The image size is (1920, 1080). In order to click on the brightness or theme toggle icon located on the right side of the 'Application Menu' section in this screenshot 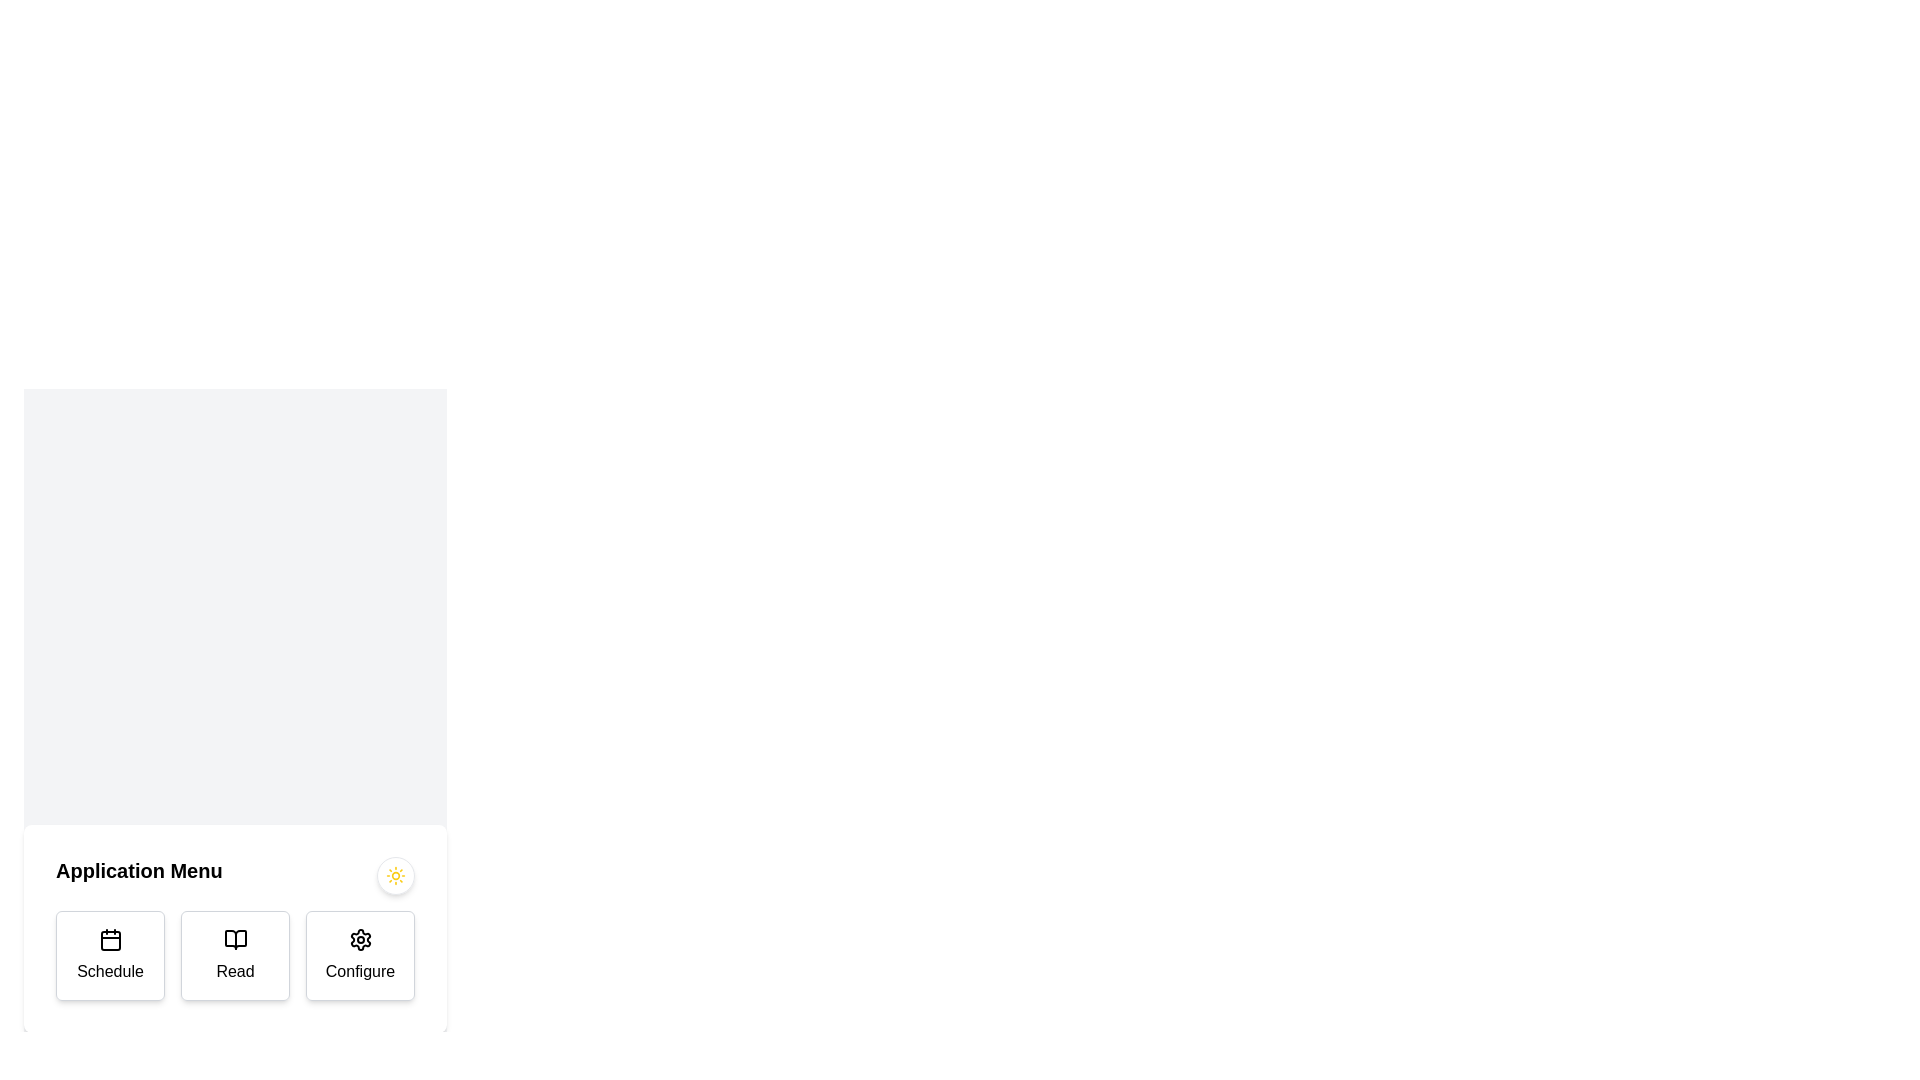, I will do `click(395, 874)`.